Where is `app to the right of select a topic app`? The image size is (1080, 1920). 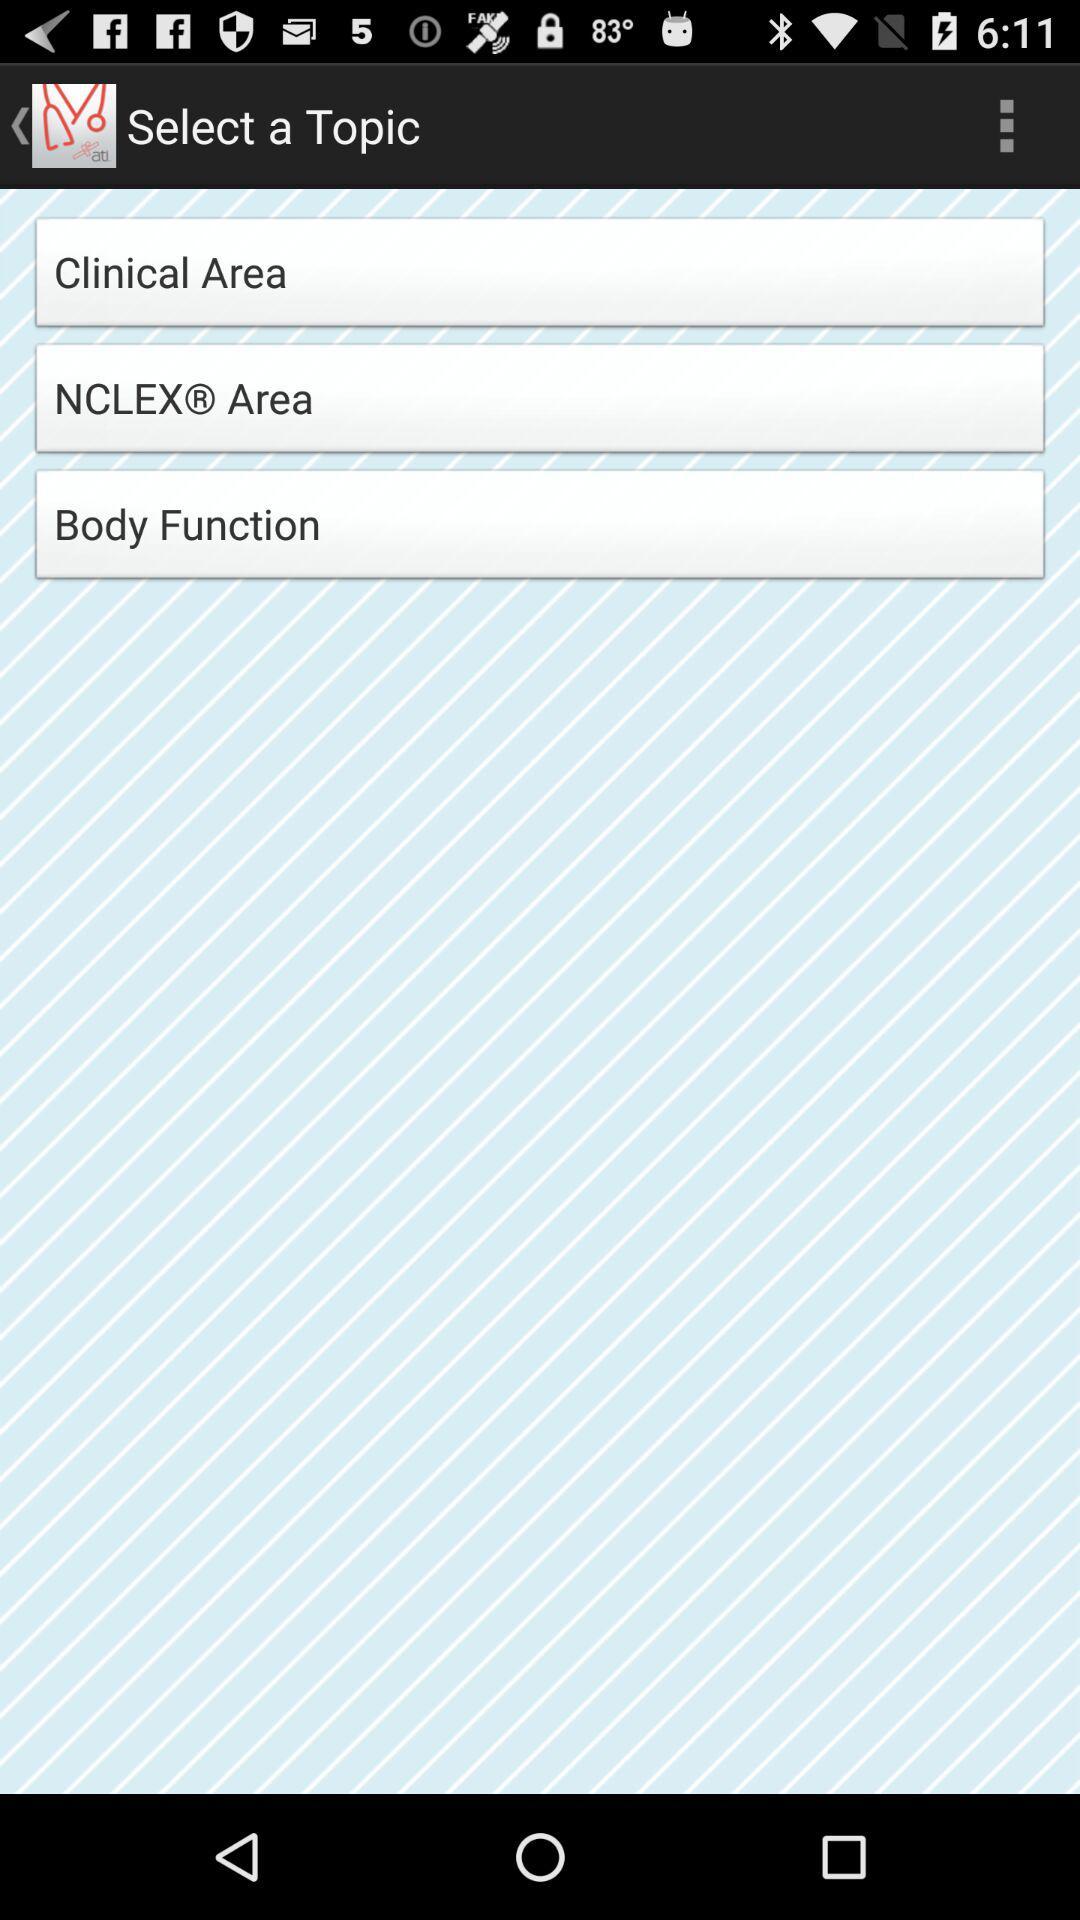
app to the right of select a topic app is located at coordinates (1006, 124).